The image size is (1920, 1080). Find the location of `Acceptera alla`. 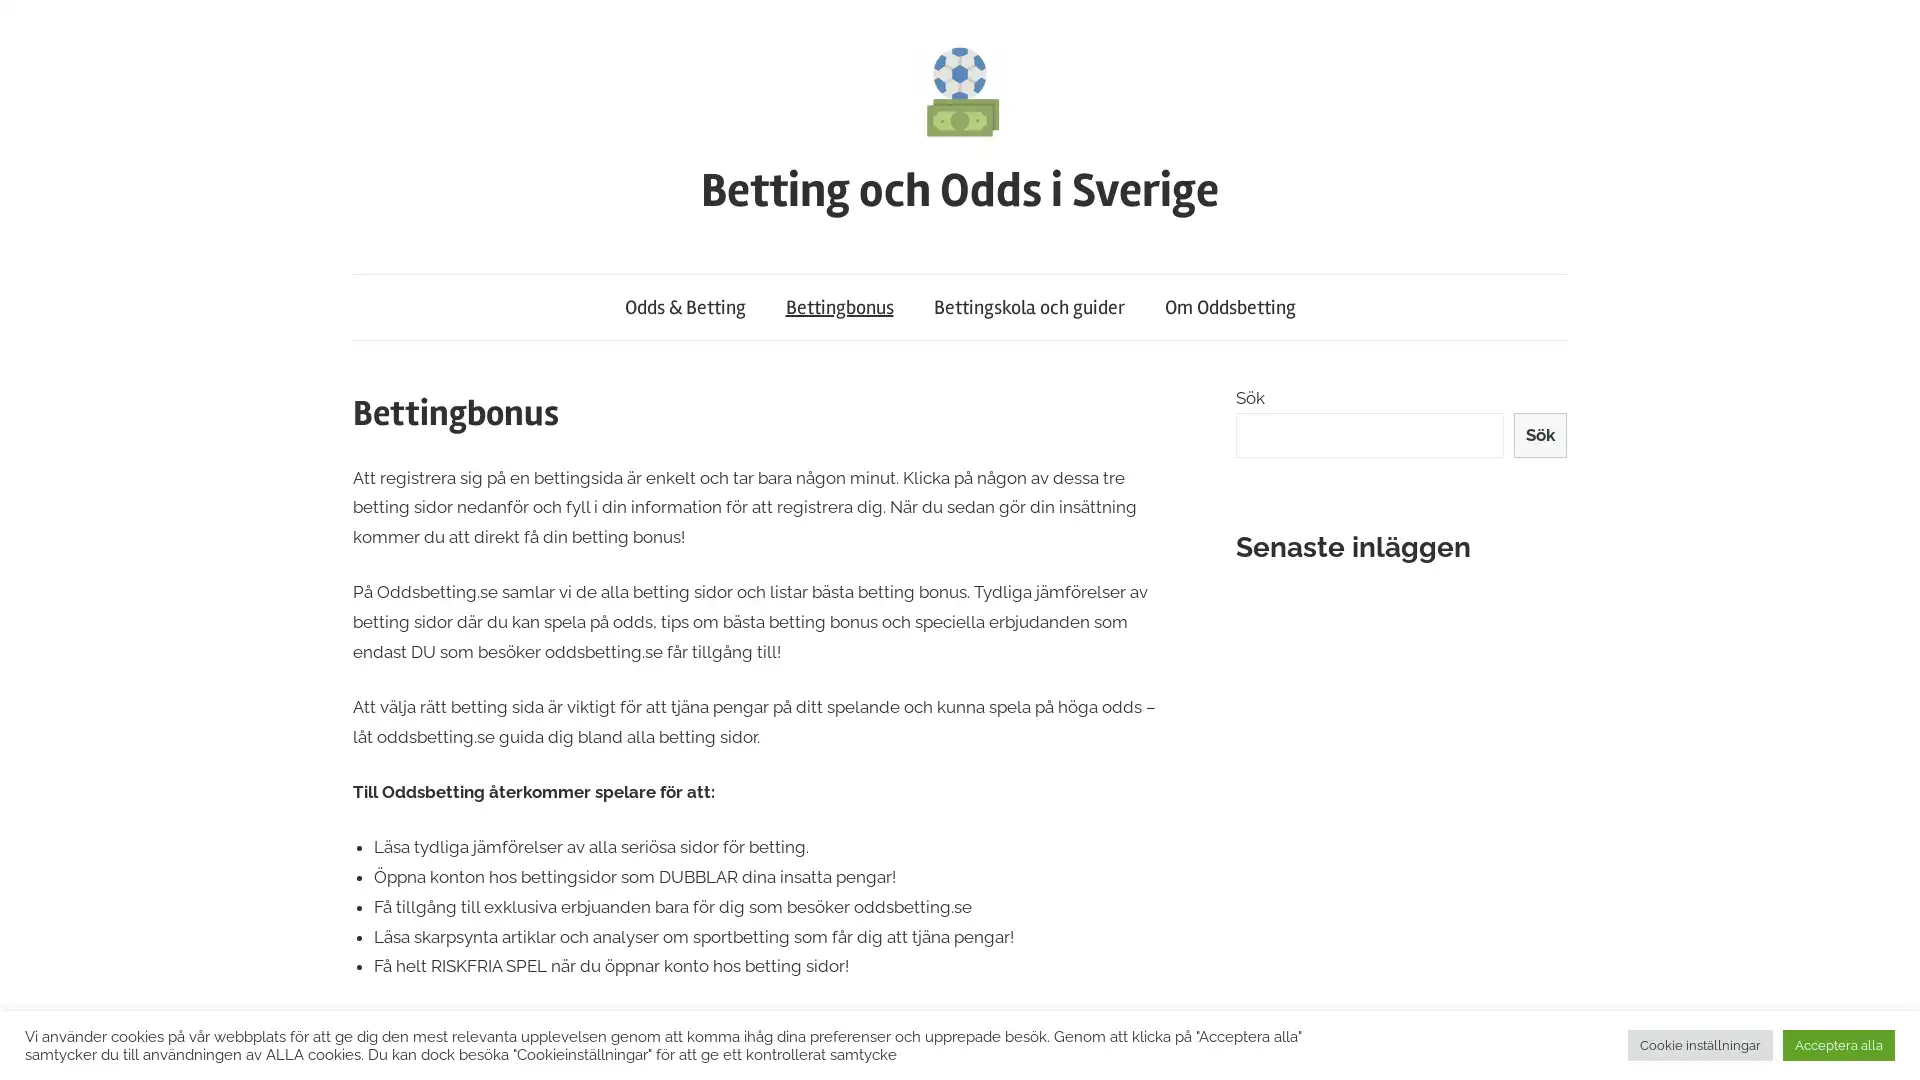

Acceptera alla is located at coordinates (1838, 1044).